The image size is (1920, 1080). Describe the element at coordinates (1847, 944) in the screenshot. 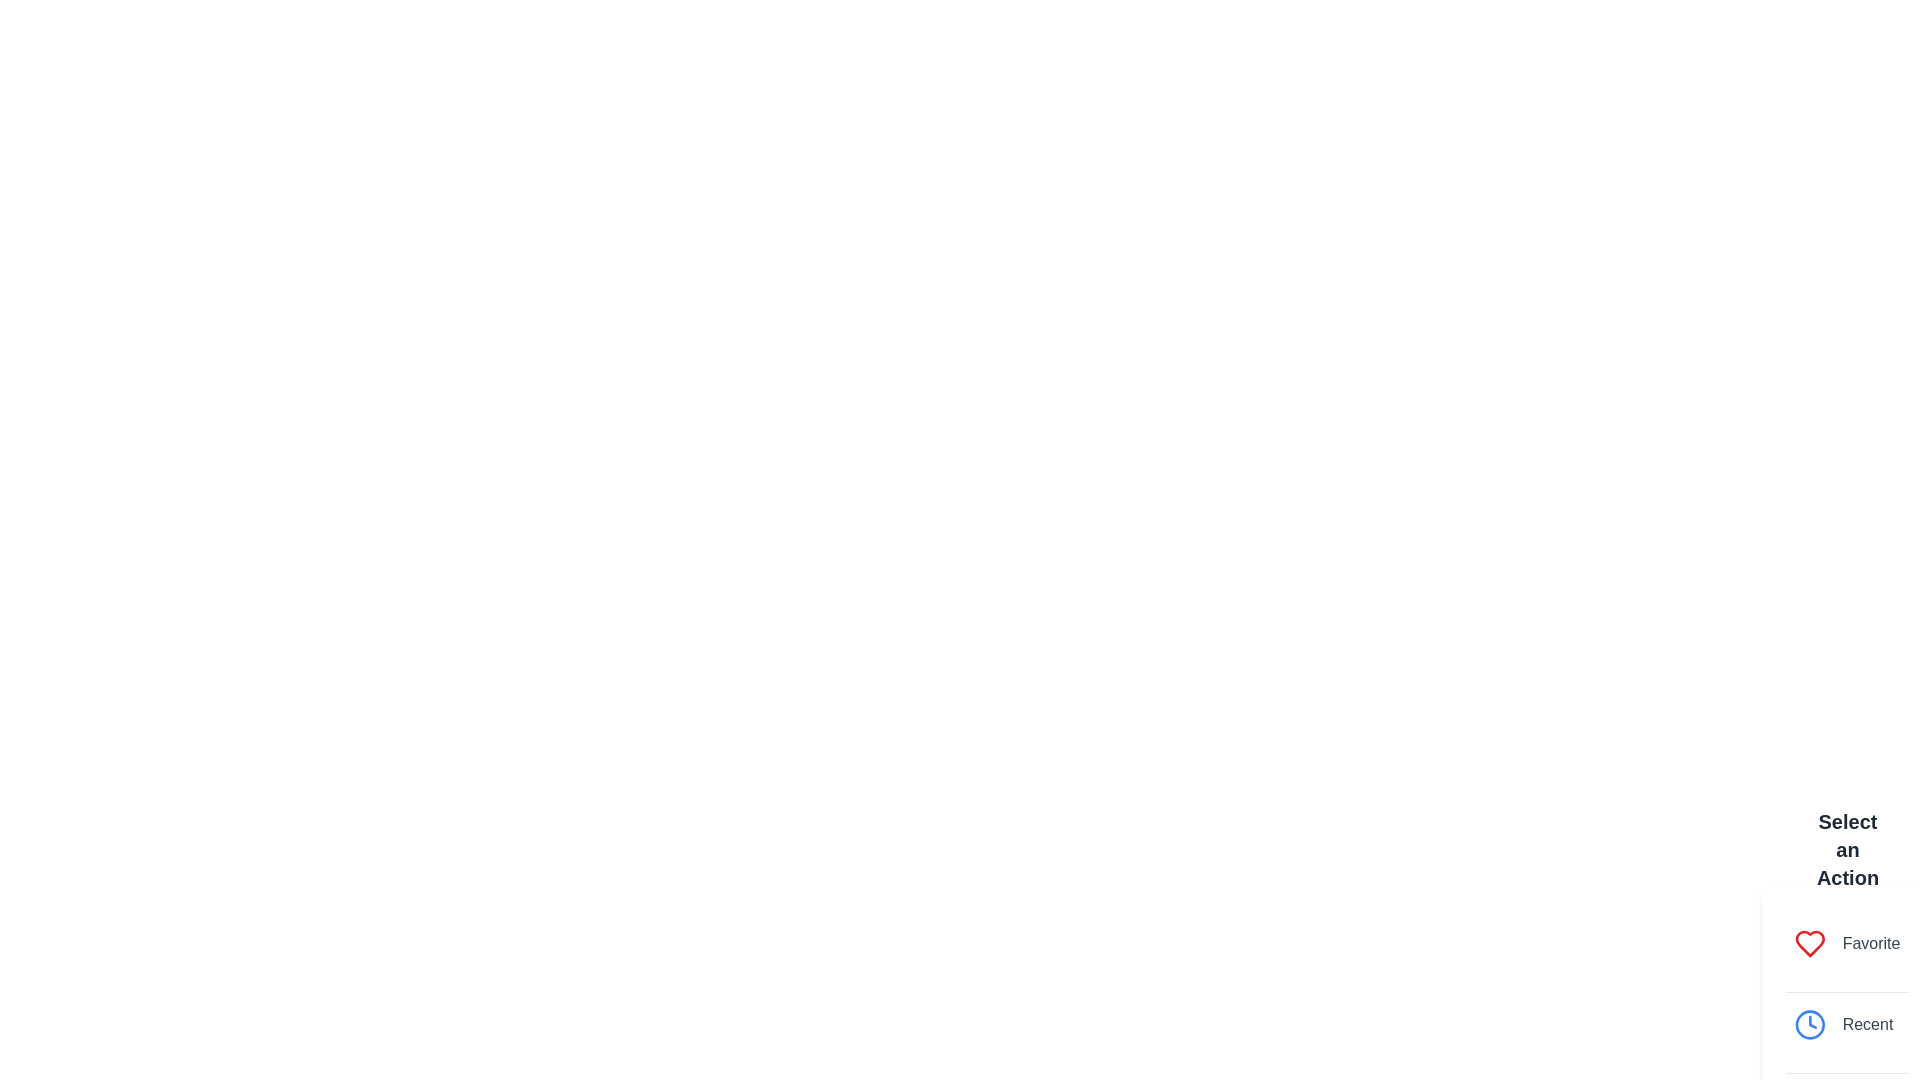

I see `the option Favorite from the menu` at that location.